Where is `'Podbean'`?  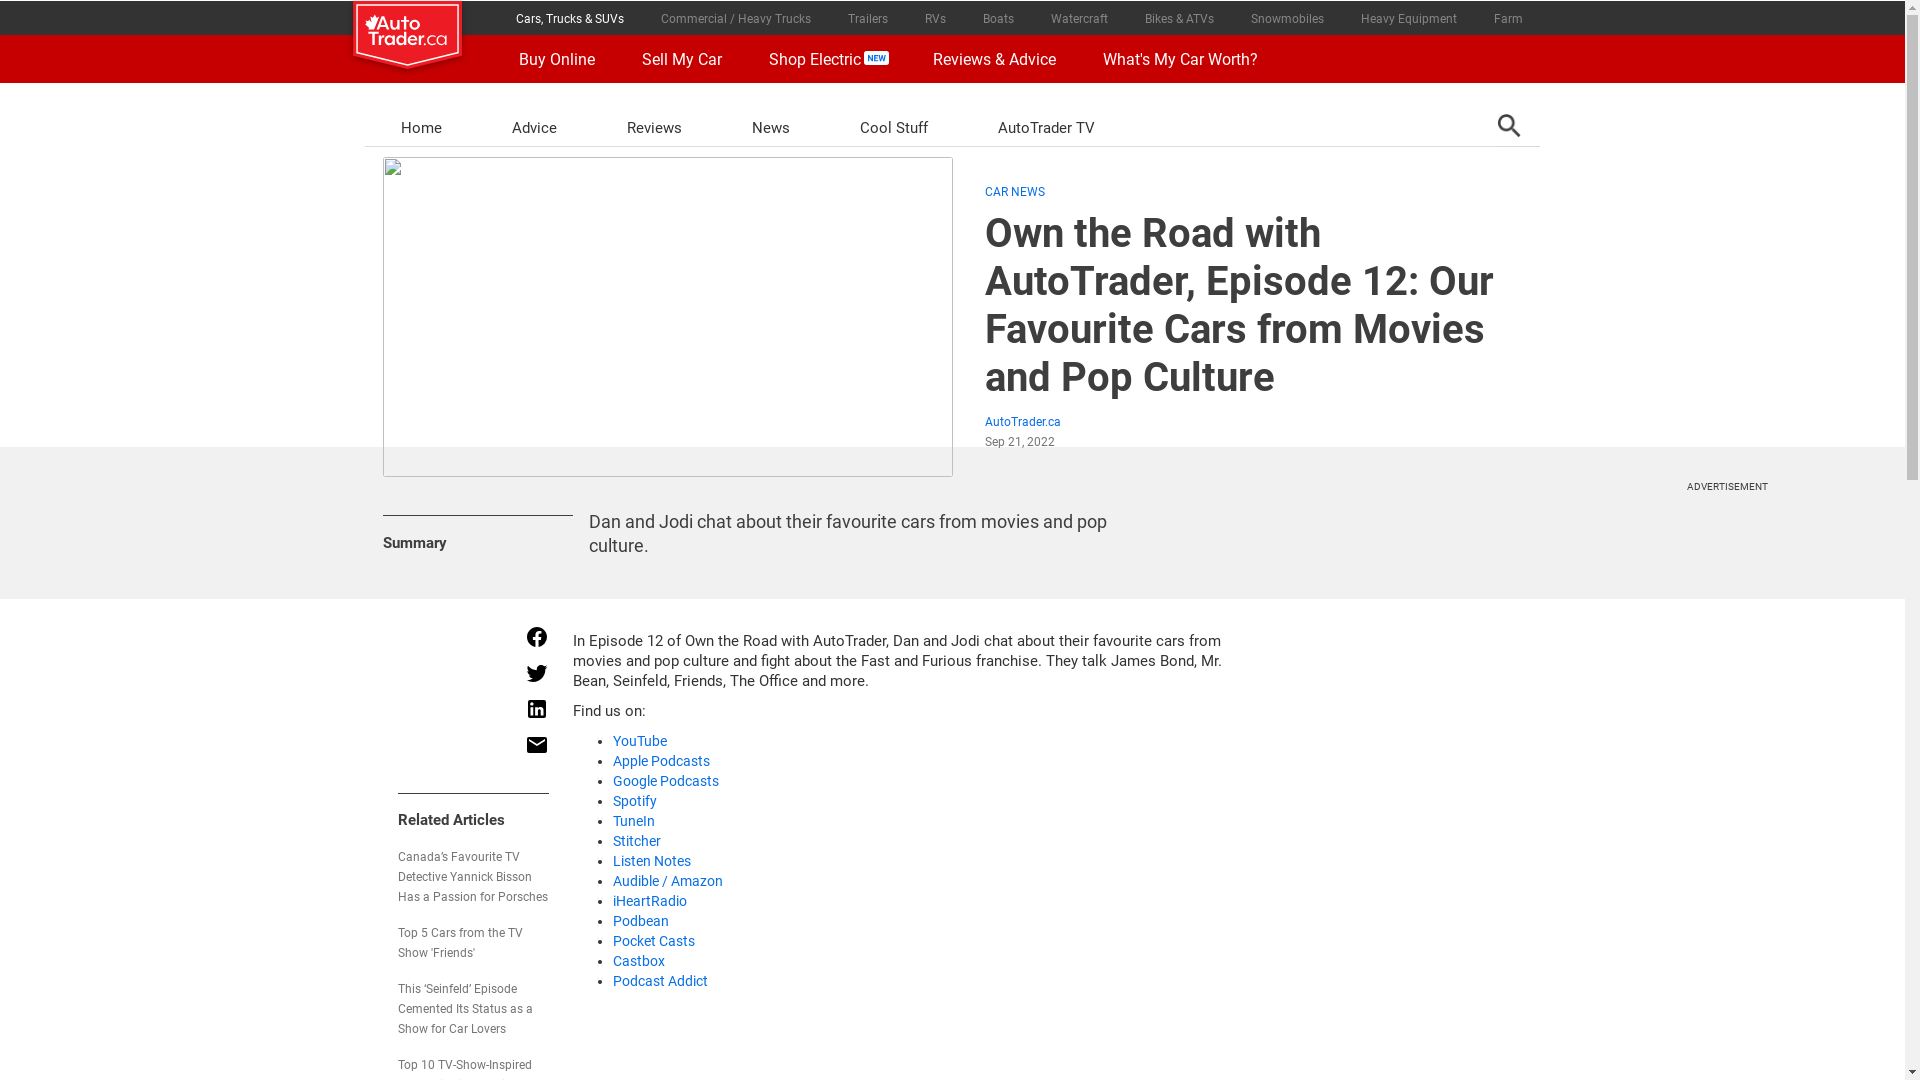
'Podbean' is located at coordinates (638, 921).